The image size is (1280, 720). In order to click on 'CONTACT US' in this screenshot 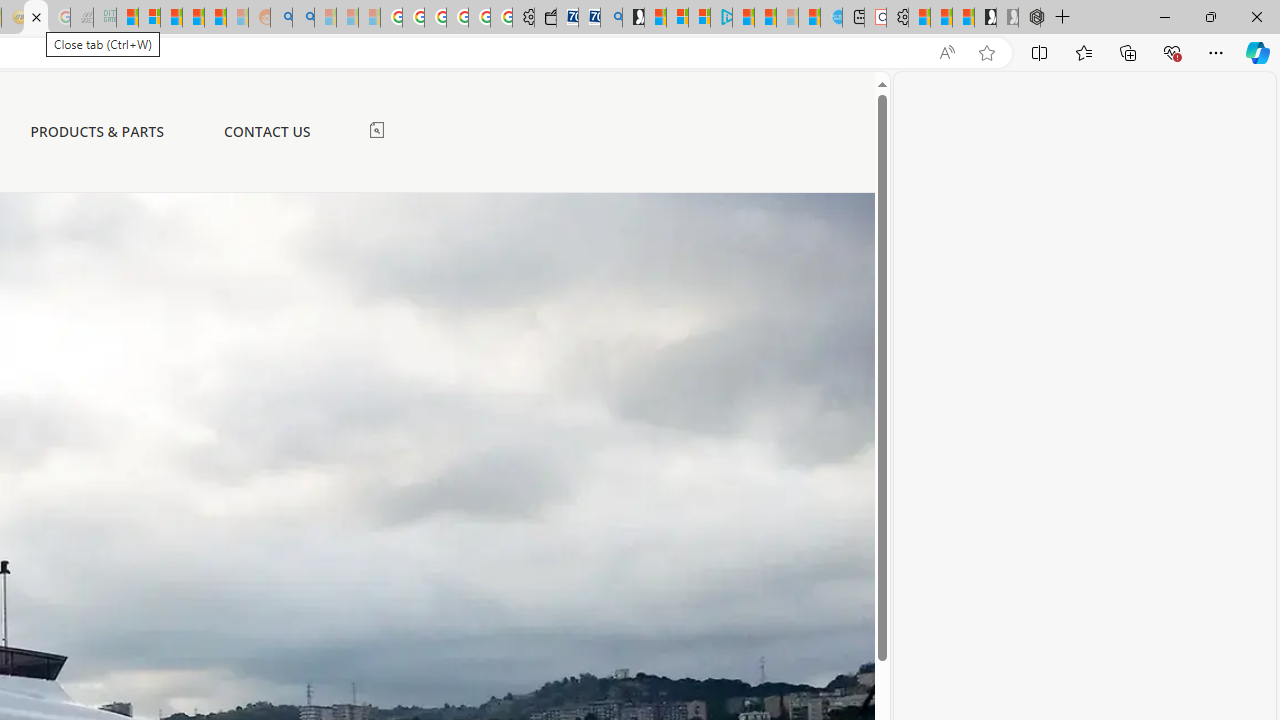, I will do `click(265, 132)`.